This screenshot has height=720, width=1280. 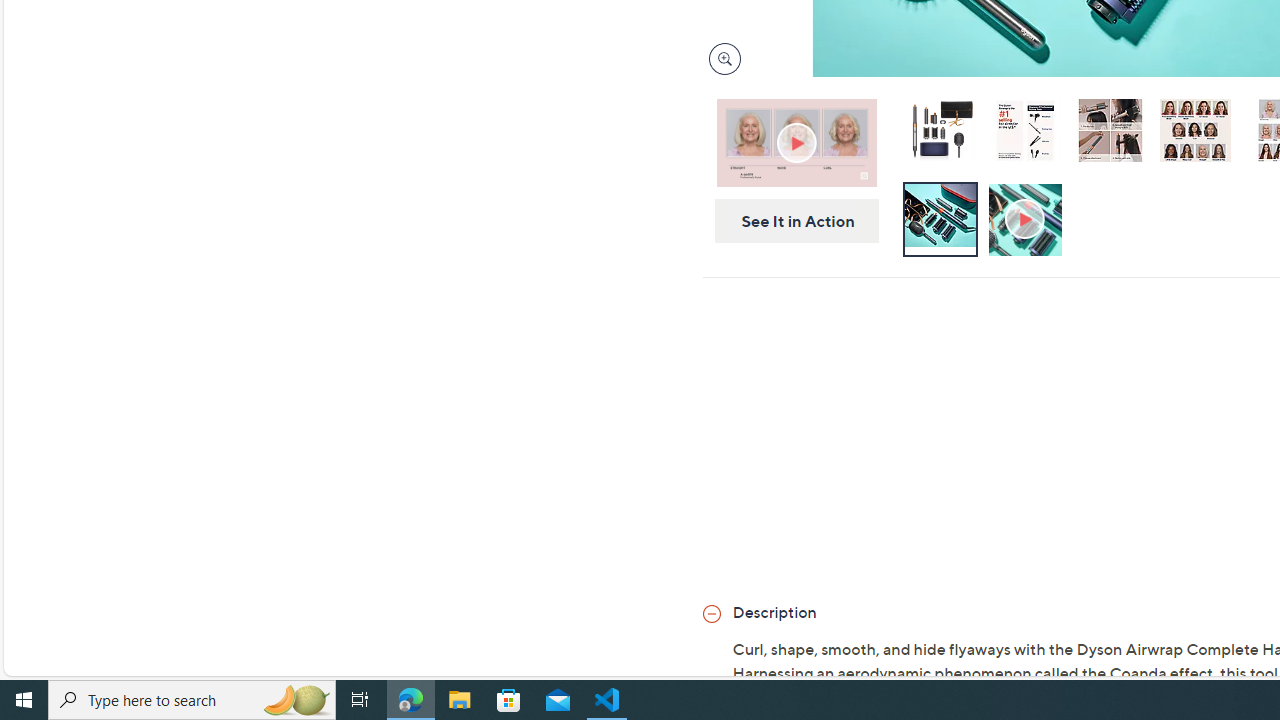 I want to click on 'Dyson Airwrap Complete with Paddle Brush and Travel Pouch', so click(x=939, y=133).